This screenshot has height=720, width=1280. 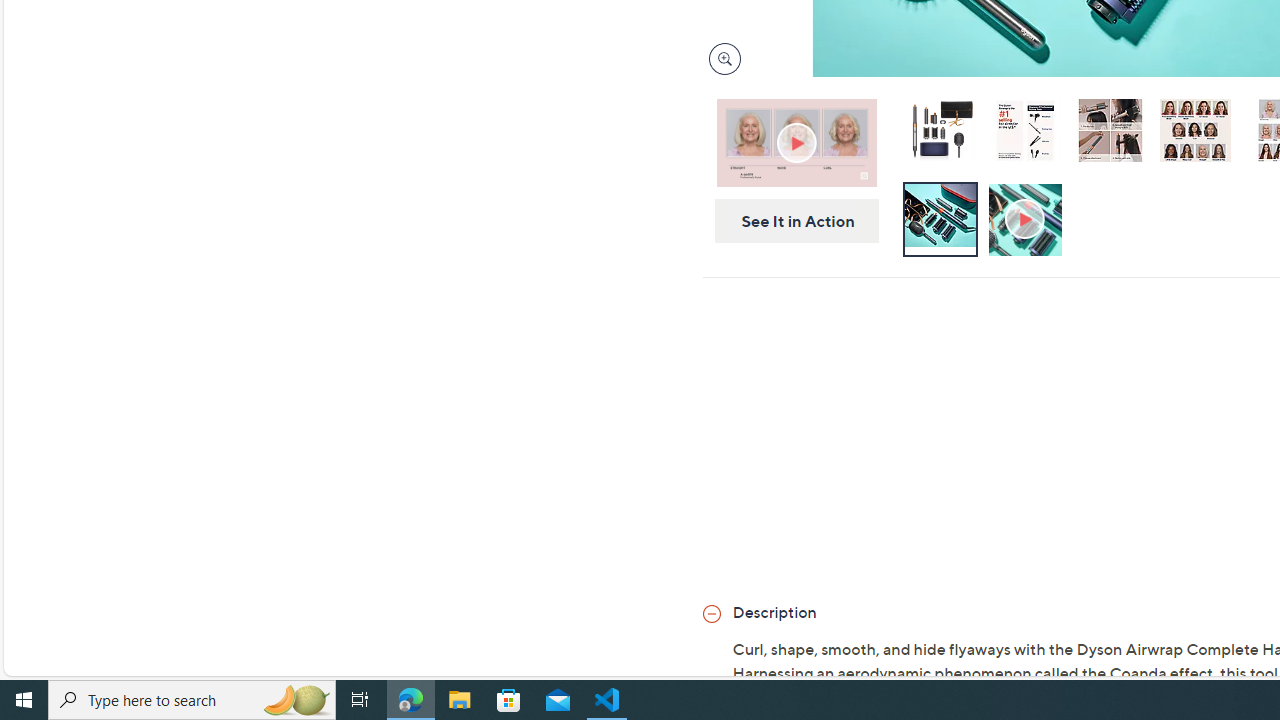 I want to click on 'Dyson Airwrap Complete with Paddle Brush and Travel Pouch', so click(x=939, y=133).